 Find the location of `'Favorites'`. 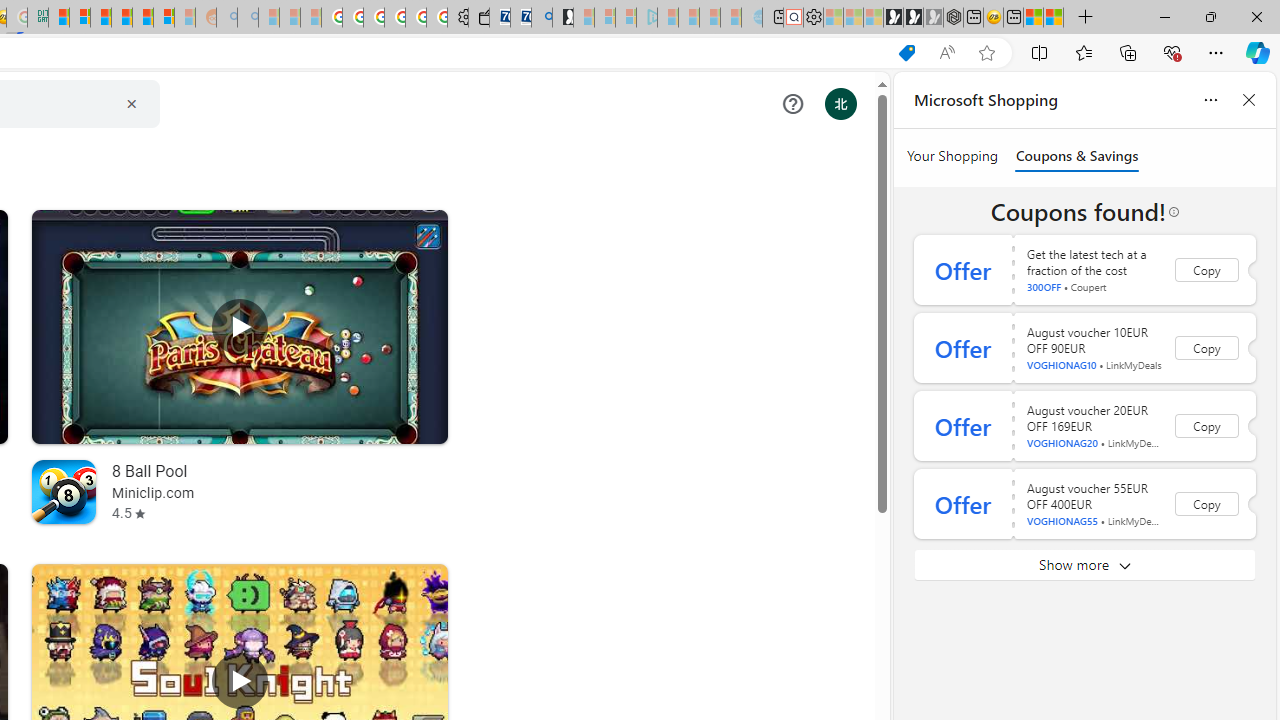

'Favorites' is located at coordinates (1082, 51).